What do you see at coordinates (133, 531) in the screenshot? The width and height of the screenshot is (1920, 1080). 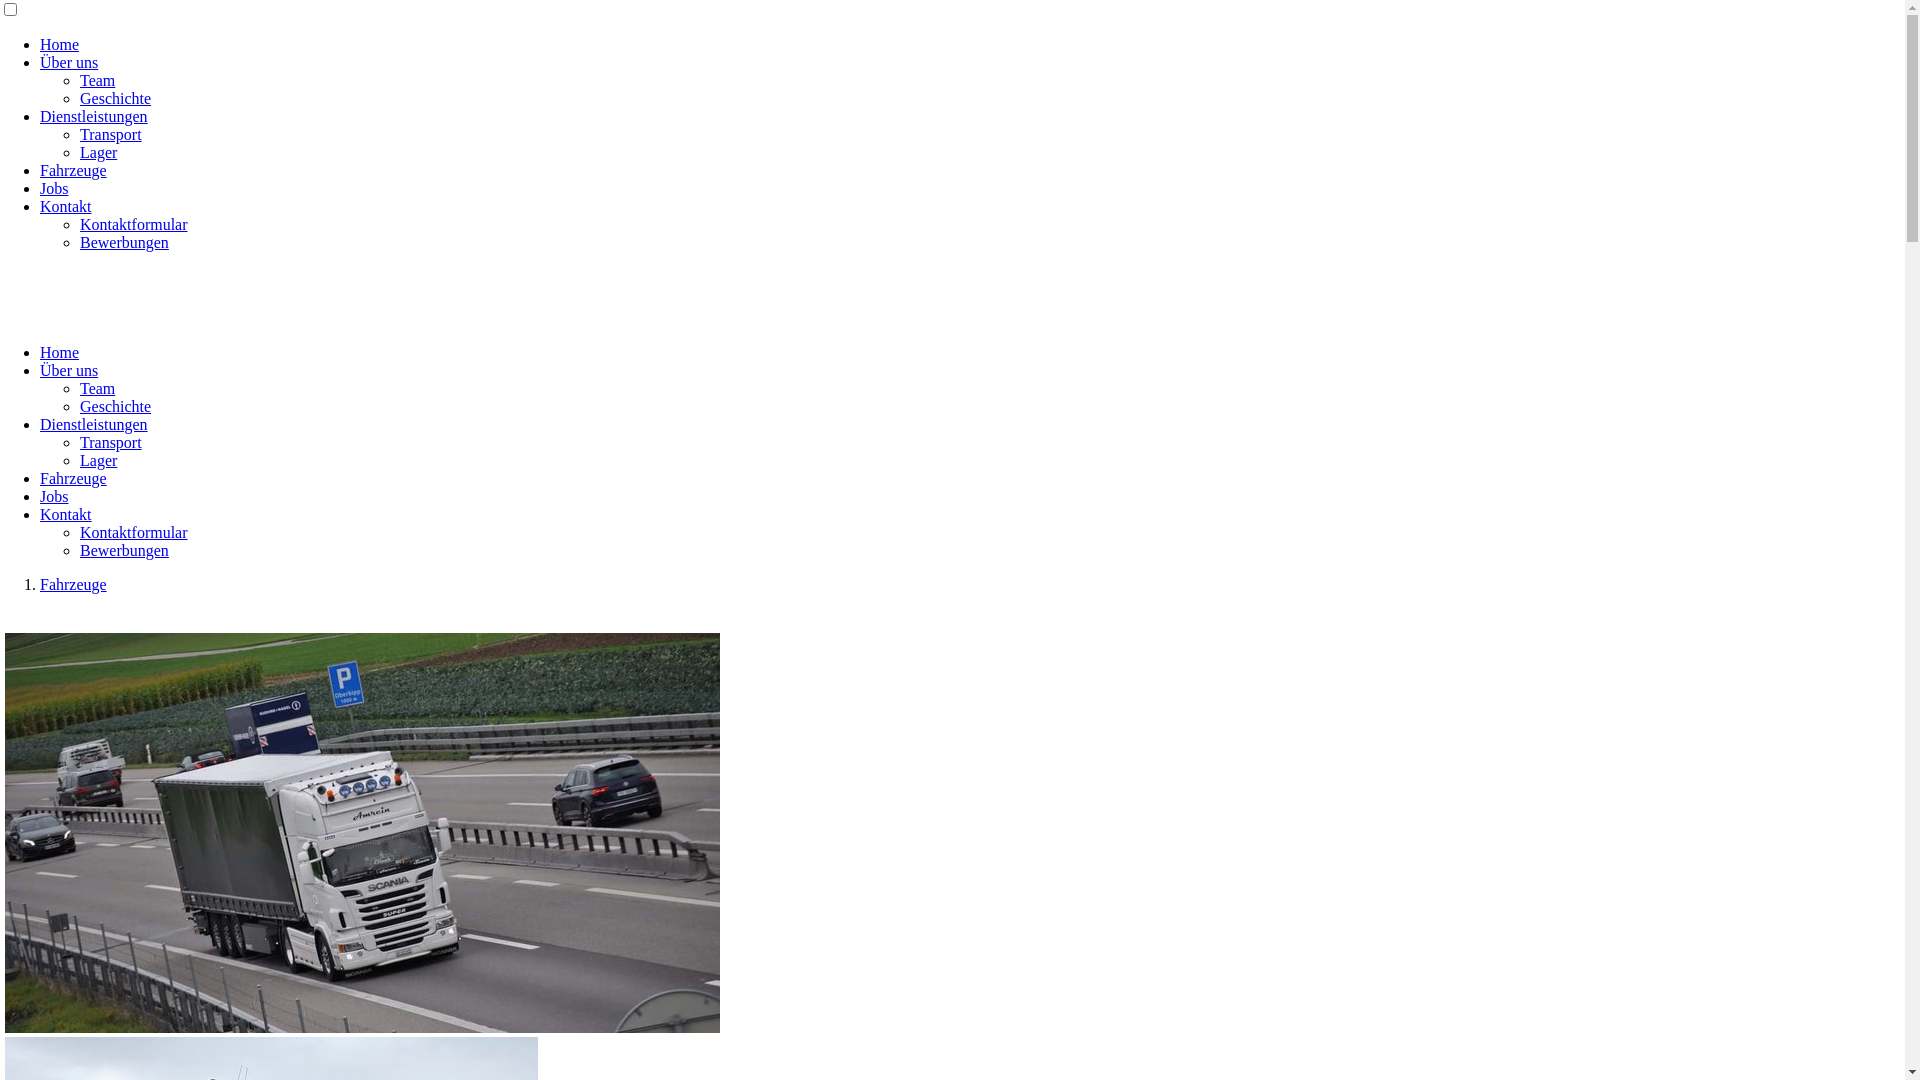 I see `'Kontaktformular'` at bounding box center [133, 531].